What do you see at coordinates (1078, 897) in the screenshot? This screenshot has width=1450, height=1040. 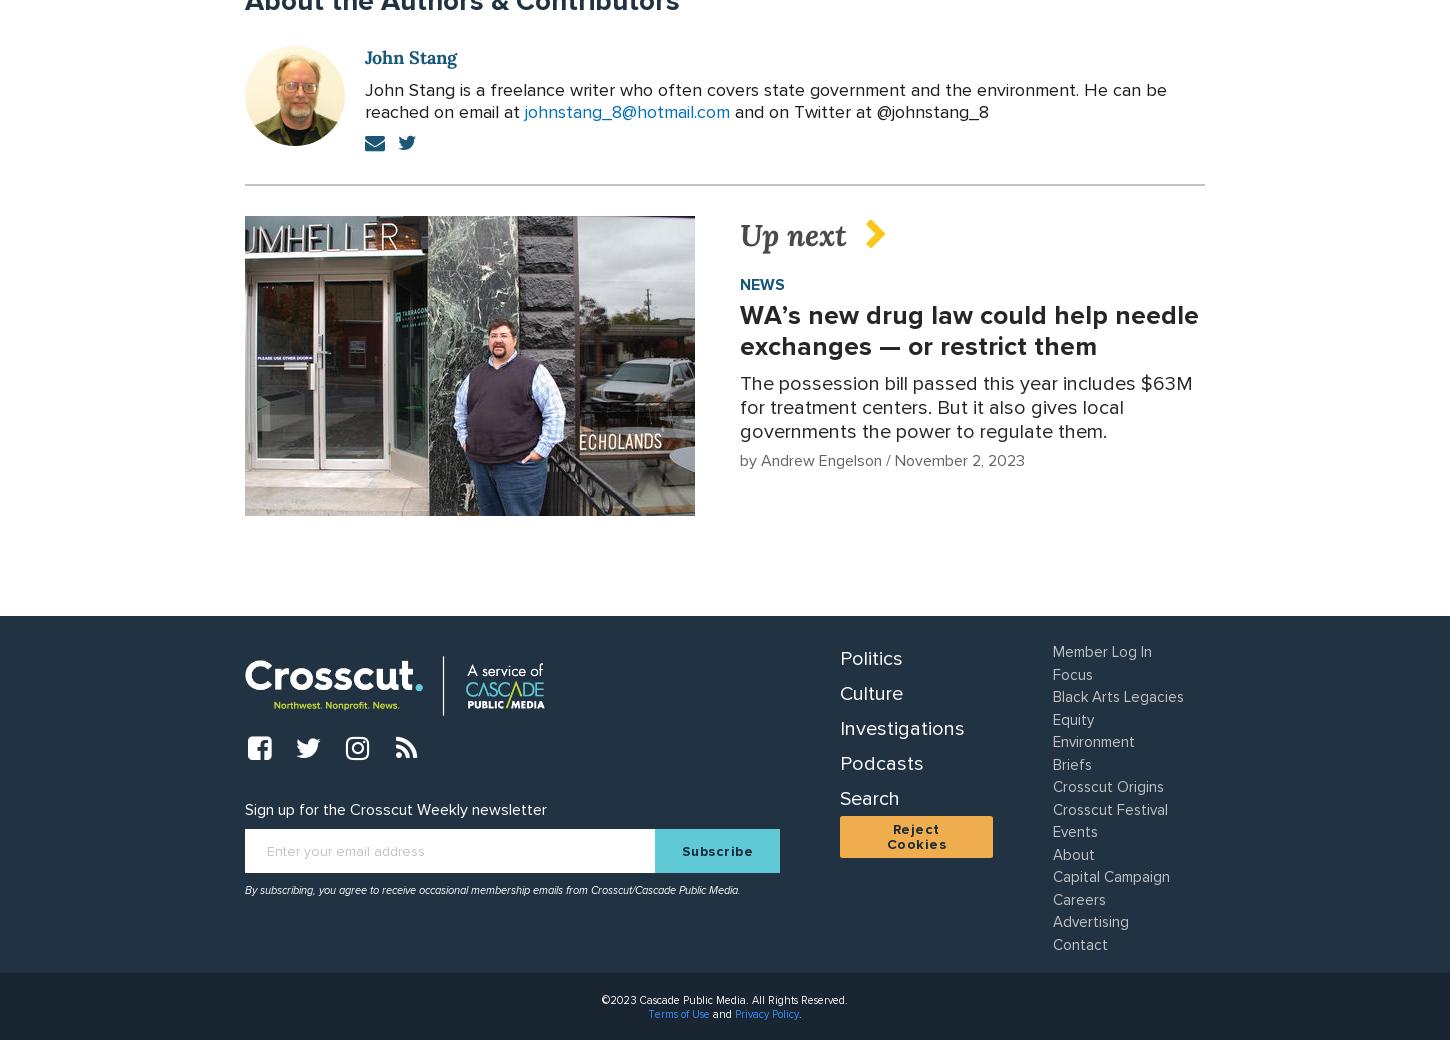 I see `'Careers'` at bounding box center [1078, 897].